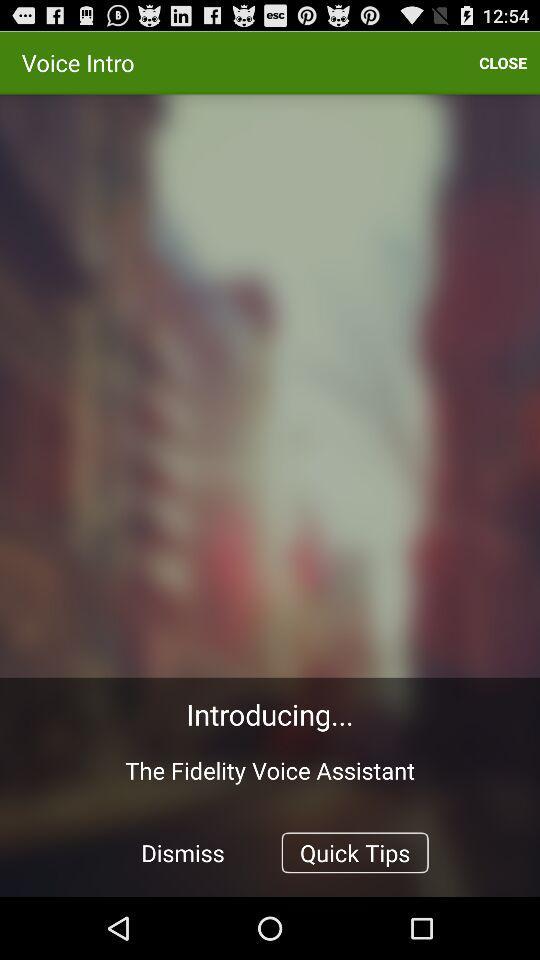 This screenshot has height=960, width=540. What do you see at coordinates (183, 851) in the screenshot?
I see `the icon below the the fidelity voice icon` at bounding box center [183, 851].